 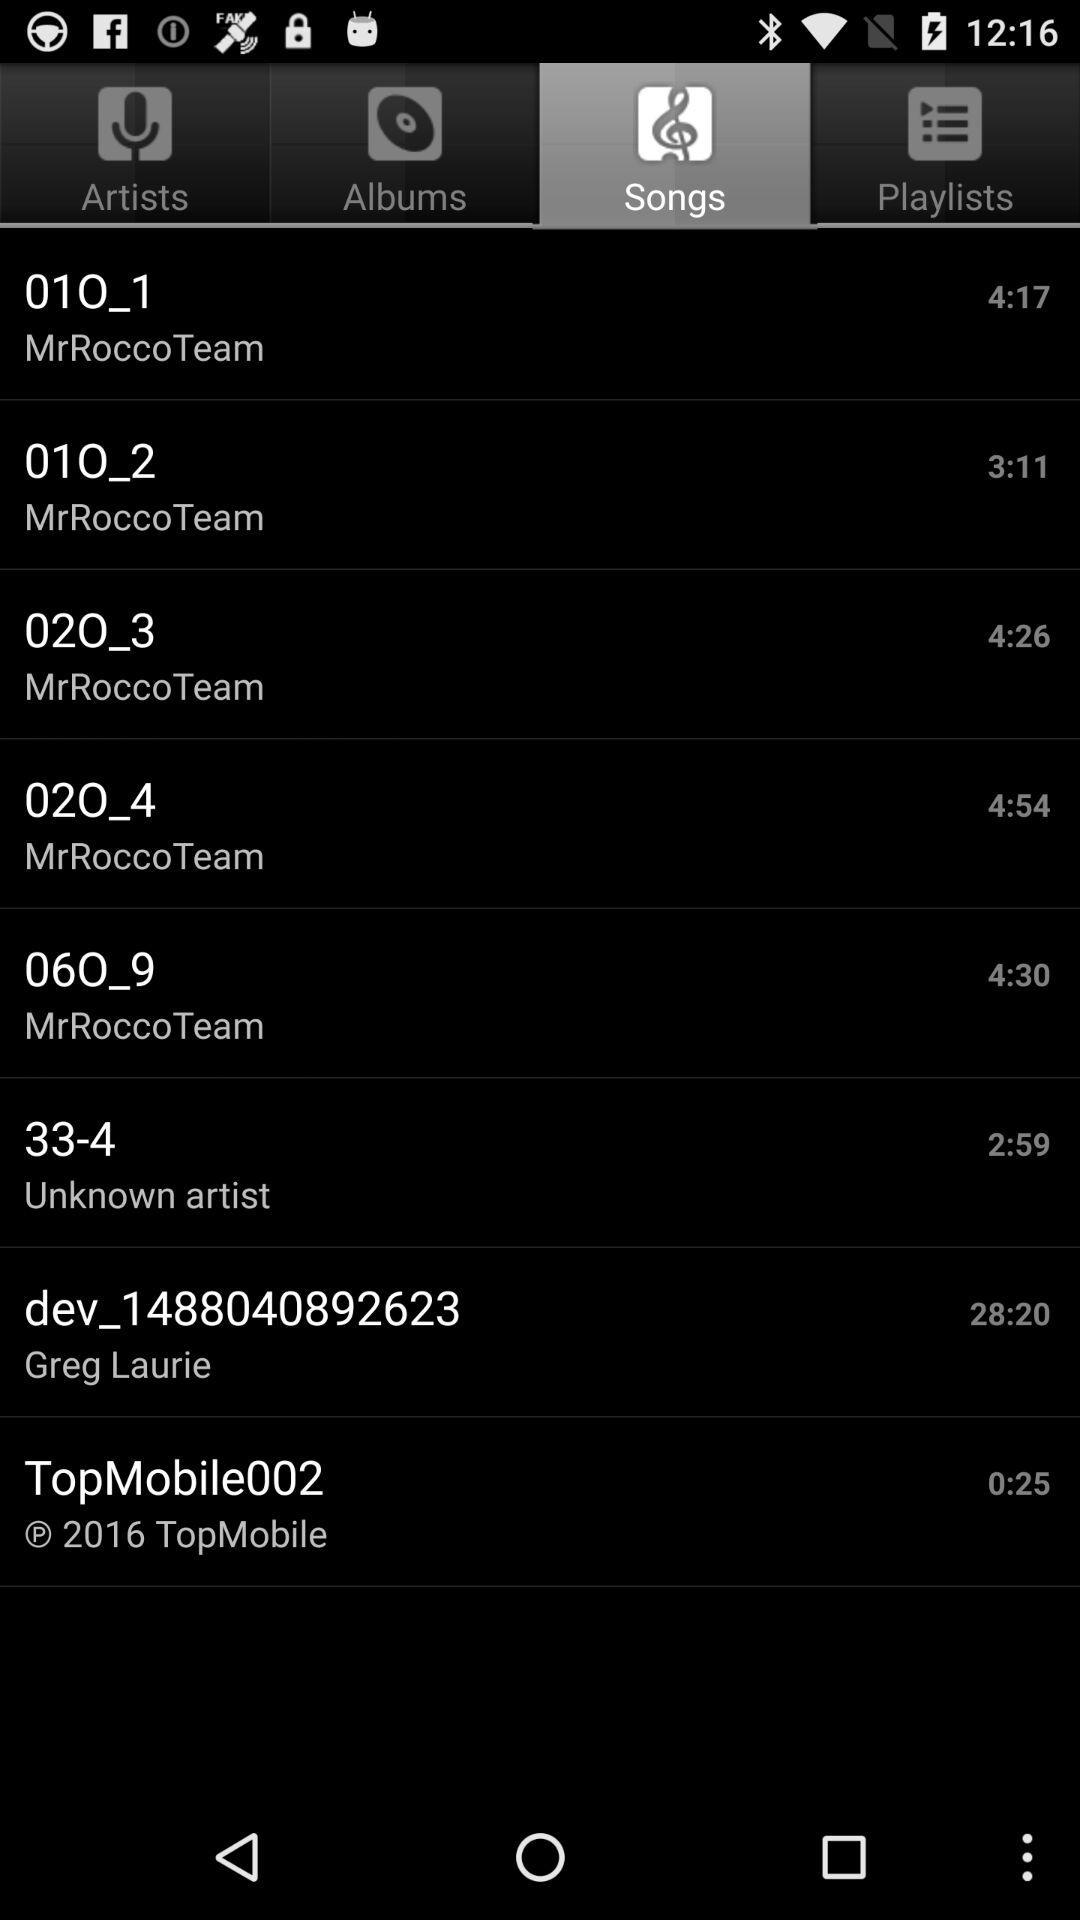 What do you see at coordinates (675, 146) in the screenshot?
I see `item above 01o_1 app` at bounding box center [675, 146].